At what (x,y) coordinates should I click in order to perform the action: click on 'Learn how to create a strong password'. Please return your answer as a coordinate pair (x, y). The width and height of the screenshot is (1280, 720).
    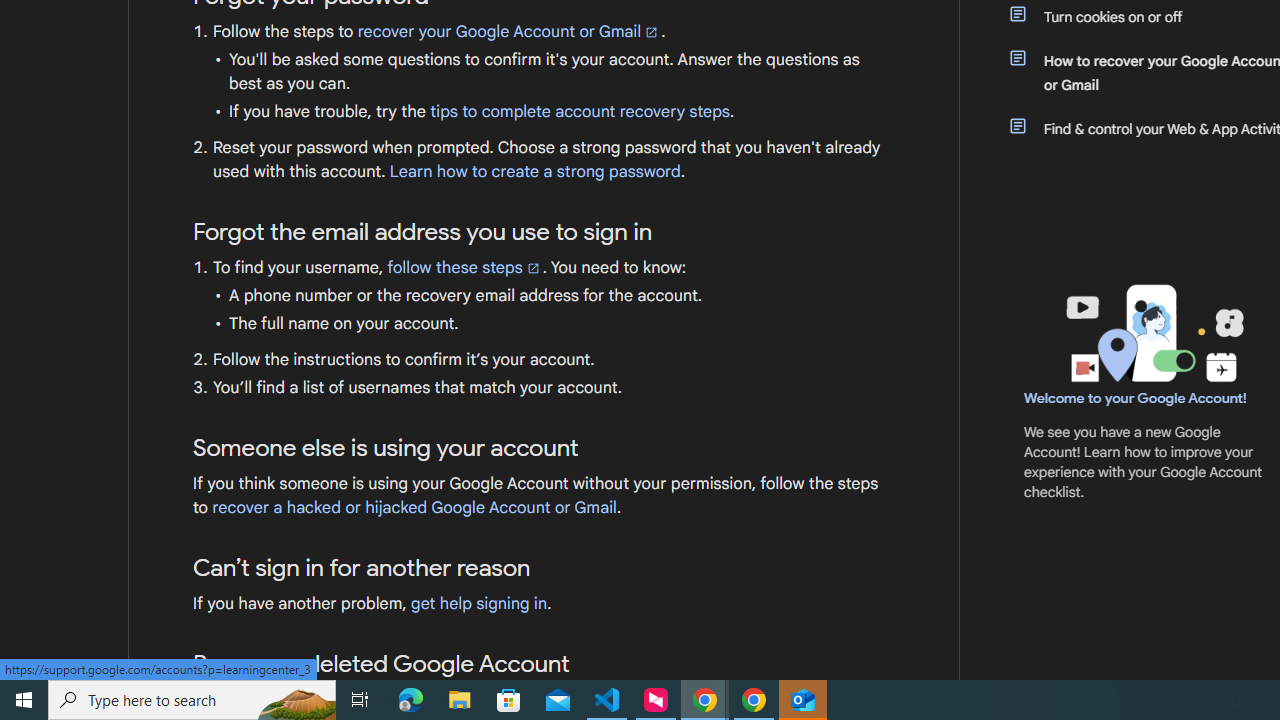
    Looking at the image, I should click on (535, 171).